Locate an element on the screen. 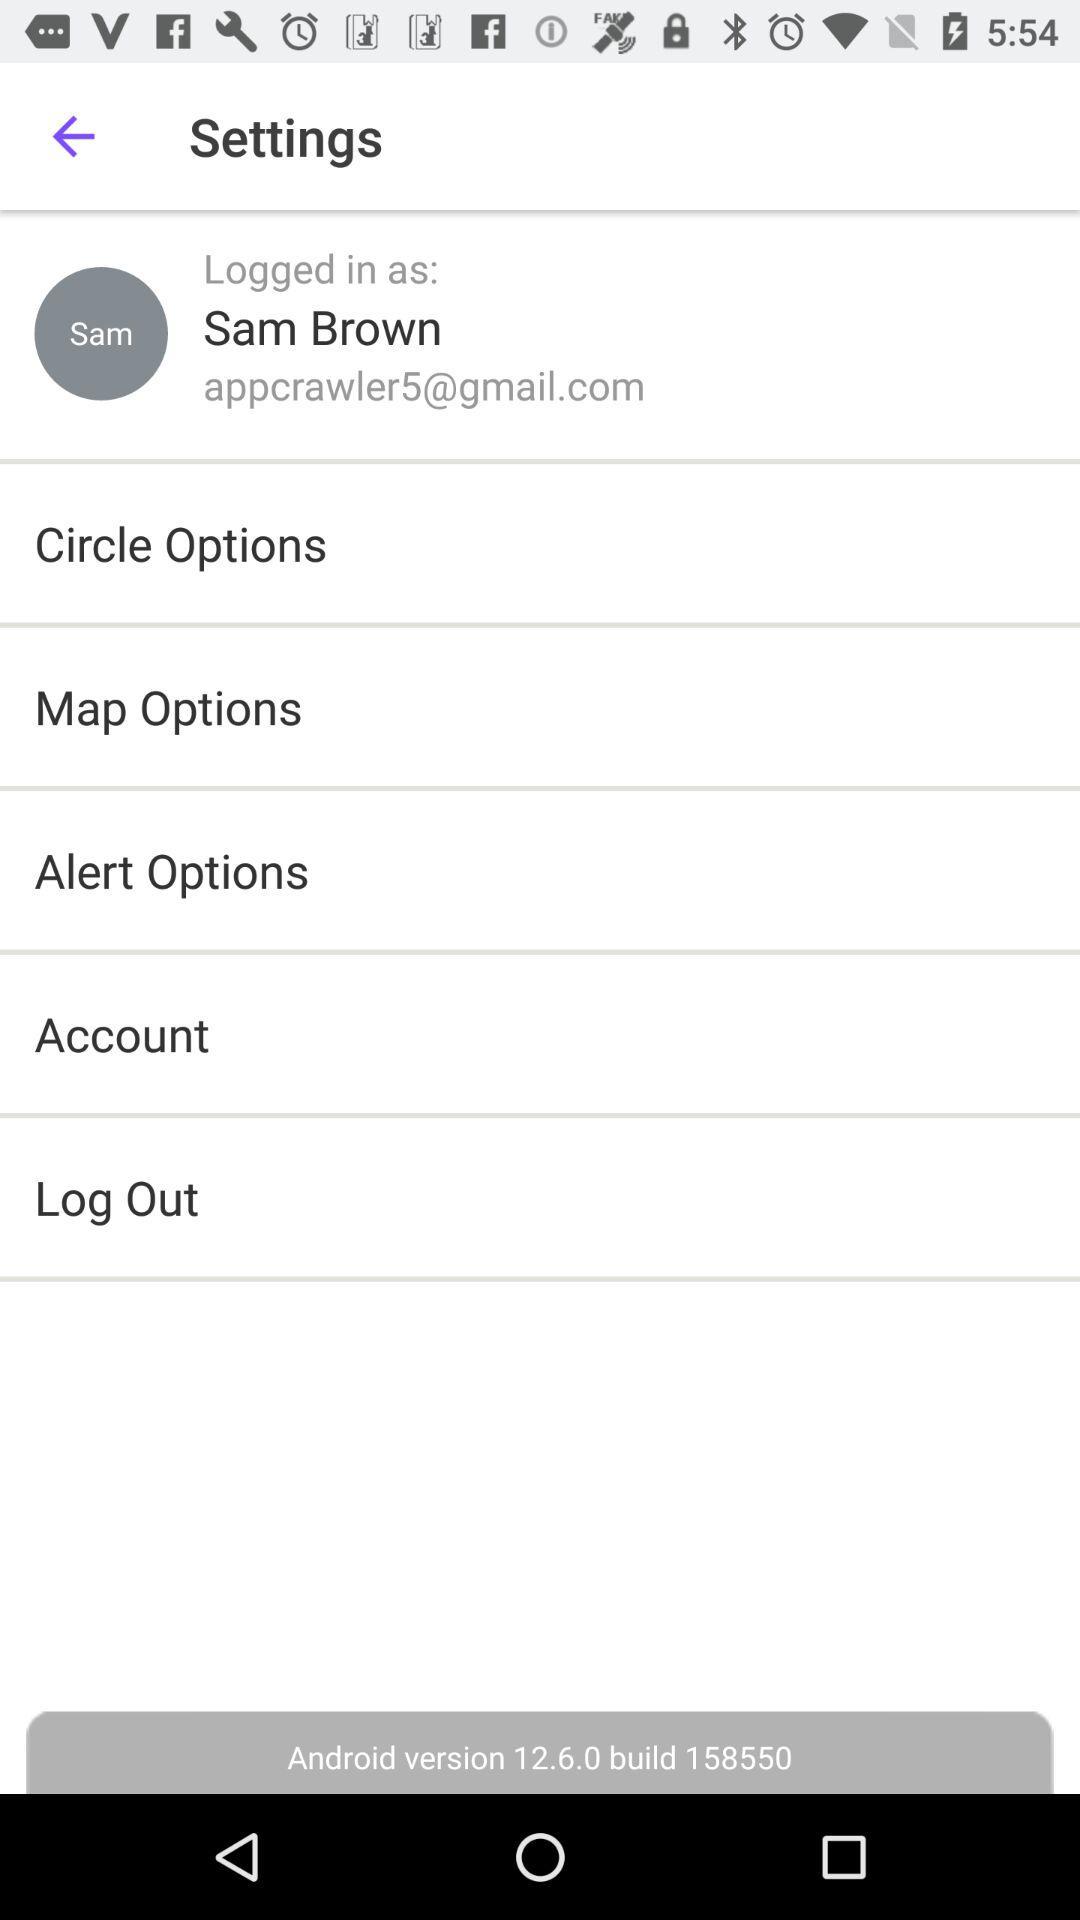  the item above the alert options icon is located at coordinates (167, 706).